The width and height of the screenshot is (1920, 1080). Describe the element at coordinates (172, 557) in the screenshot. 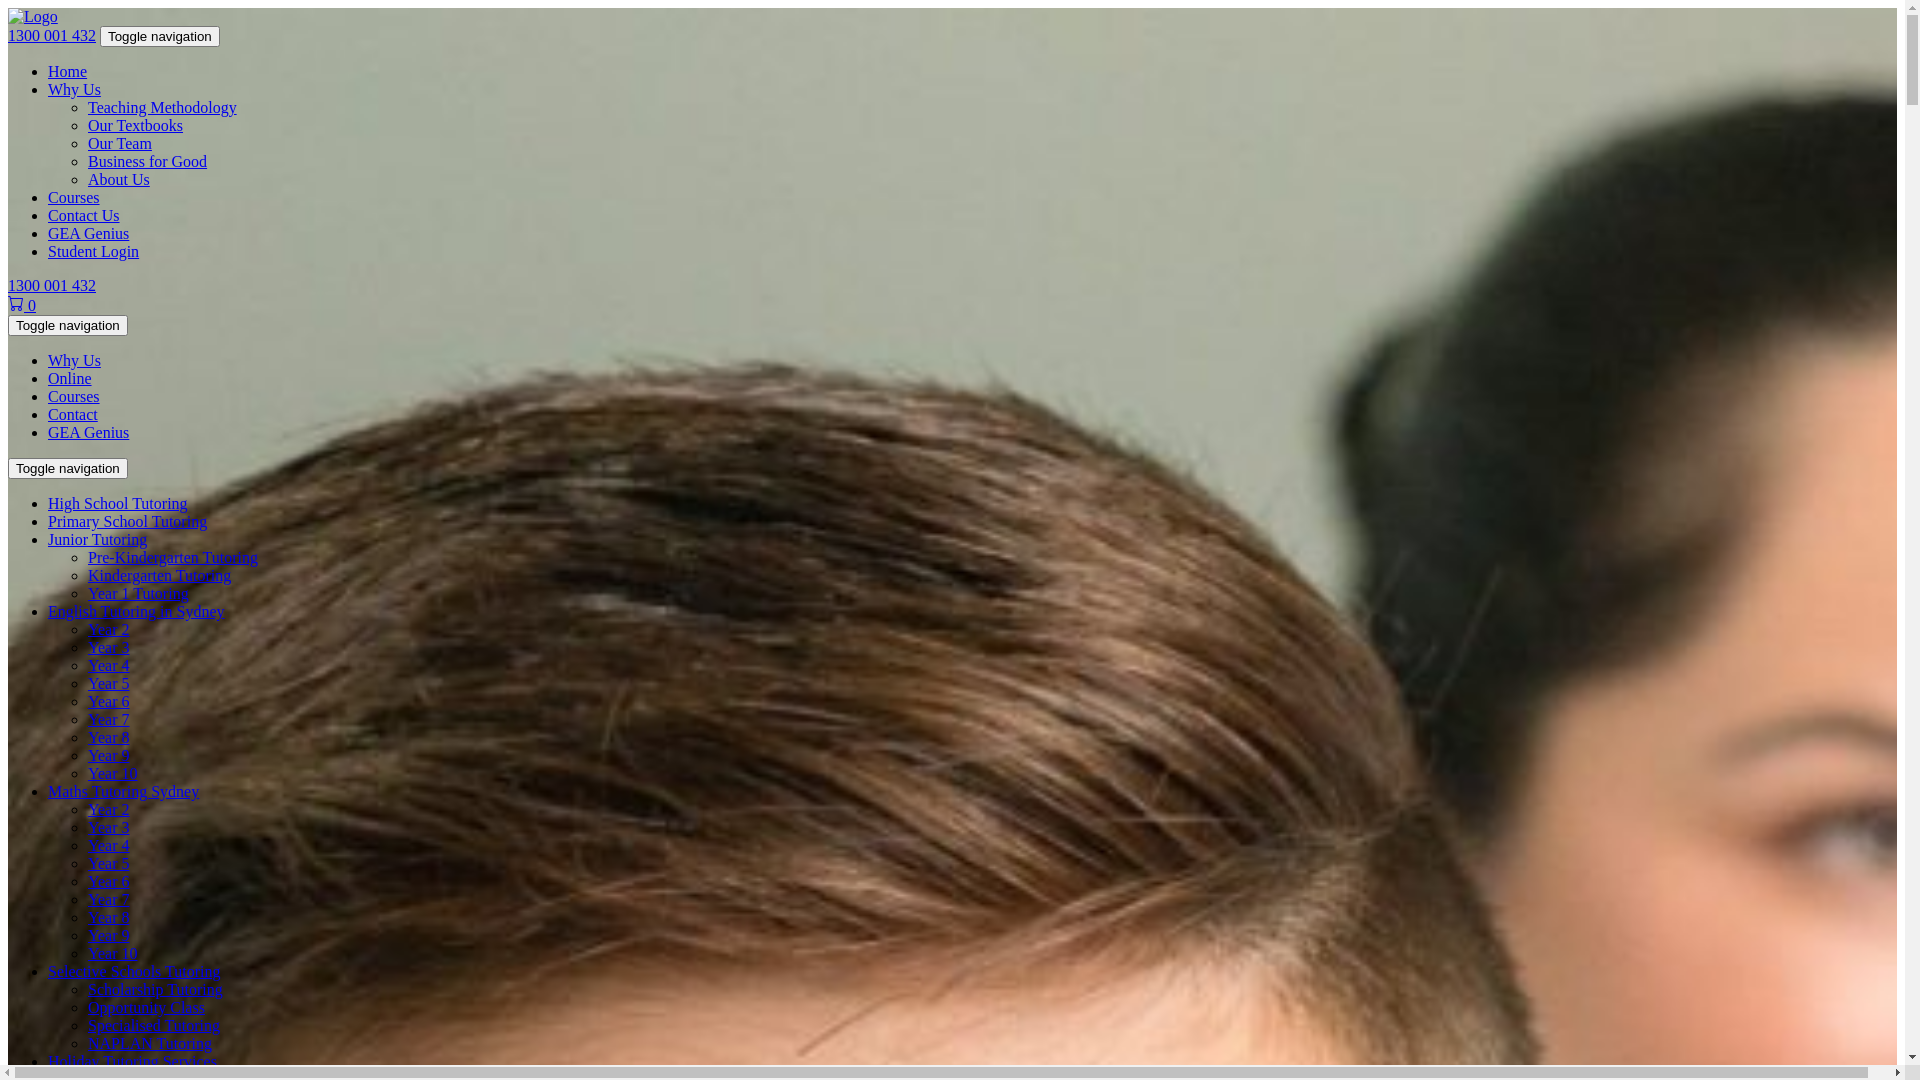

I see `'Pre-Kindergarten Tutoring'` at that location.